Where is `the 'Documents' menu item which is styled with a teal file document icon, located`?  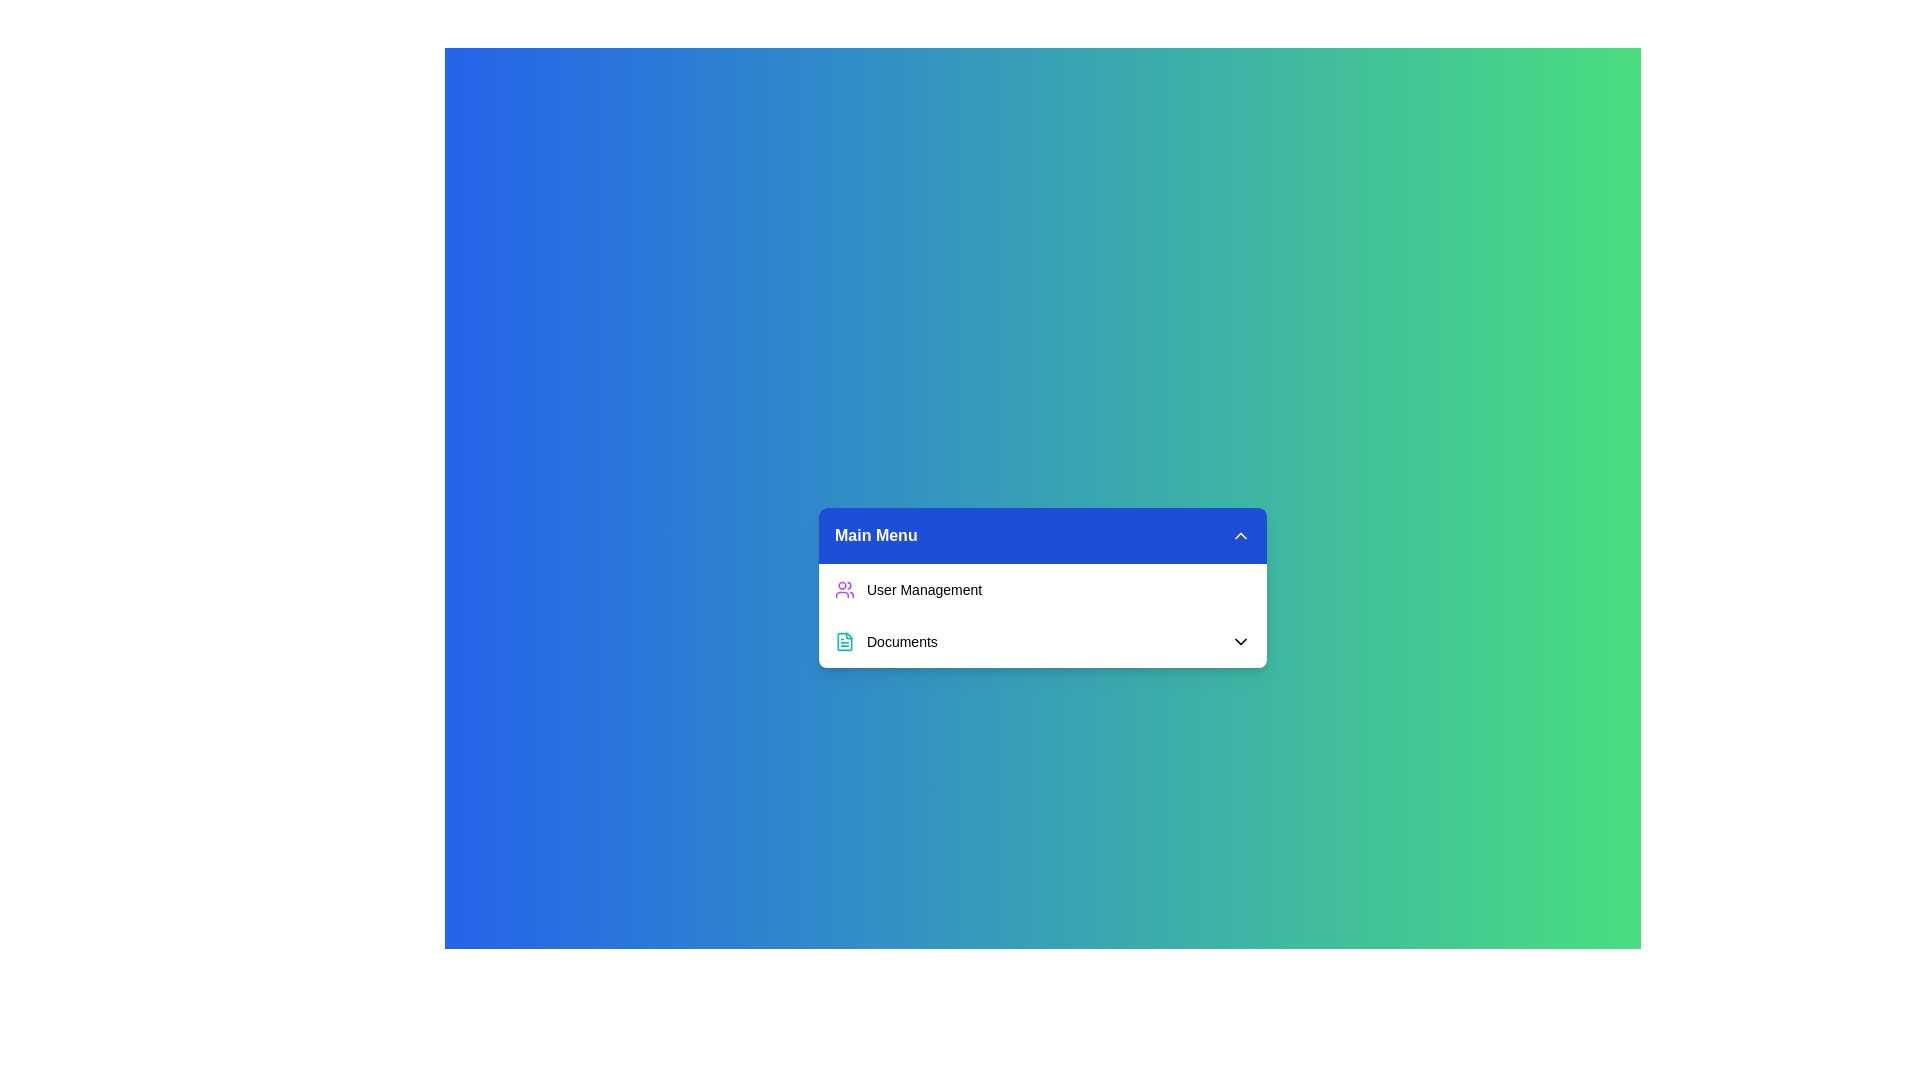
the 'Documents' menu item which is styled with a teal file document icon, located is located at coordinates (885, 641).